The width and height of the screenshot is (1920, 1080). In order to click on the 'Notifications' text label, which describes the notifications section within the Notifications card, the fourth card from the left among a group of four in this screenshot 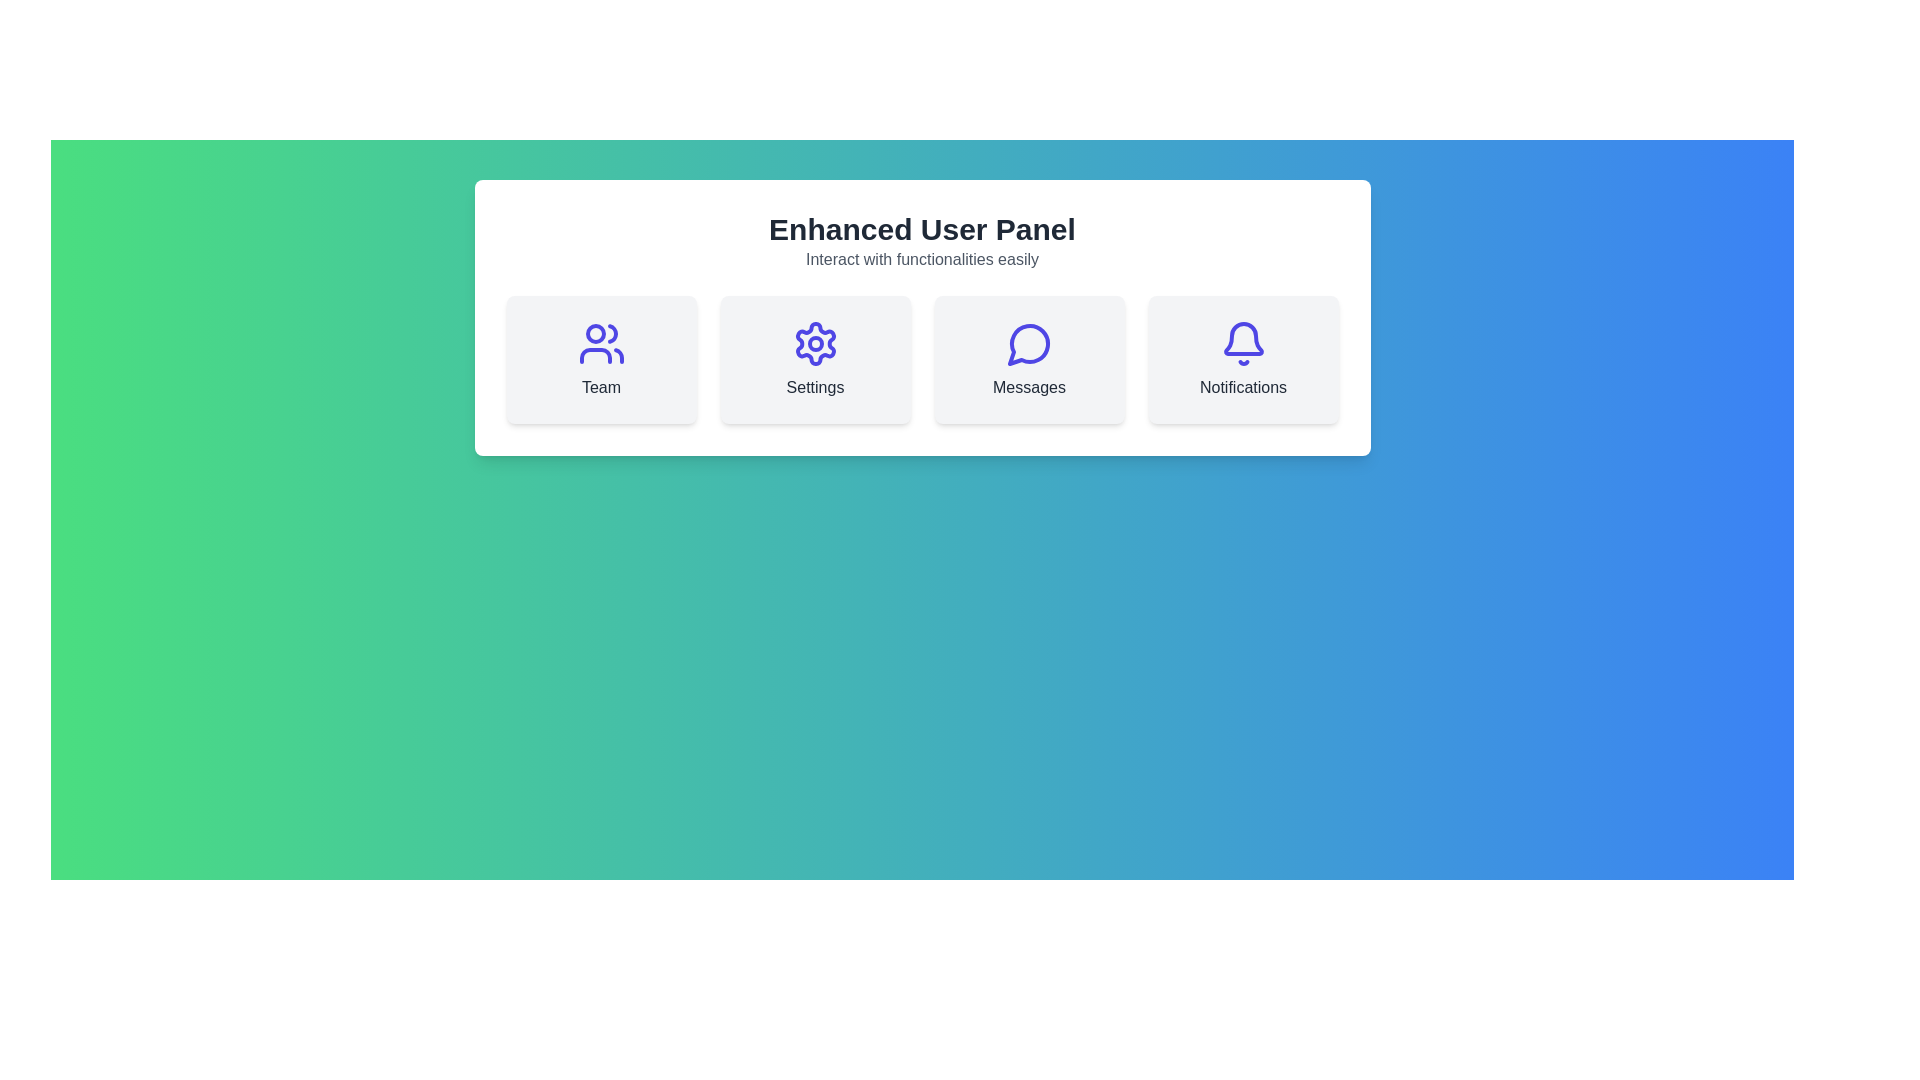, I will do `click(1242, 388)`.